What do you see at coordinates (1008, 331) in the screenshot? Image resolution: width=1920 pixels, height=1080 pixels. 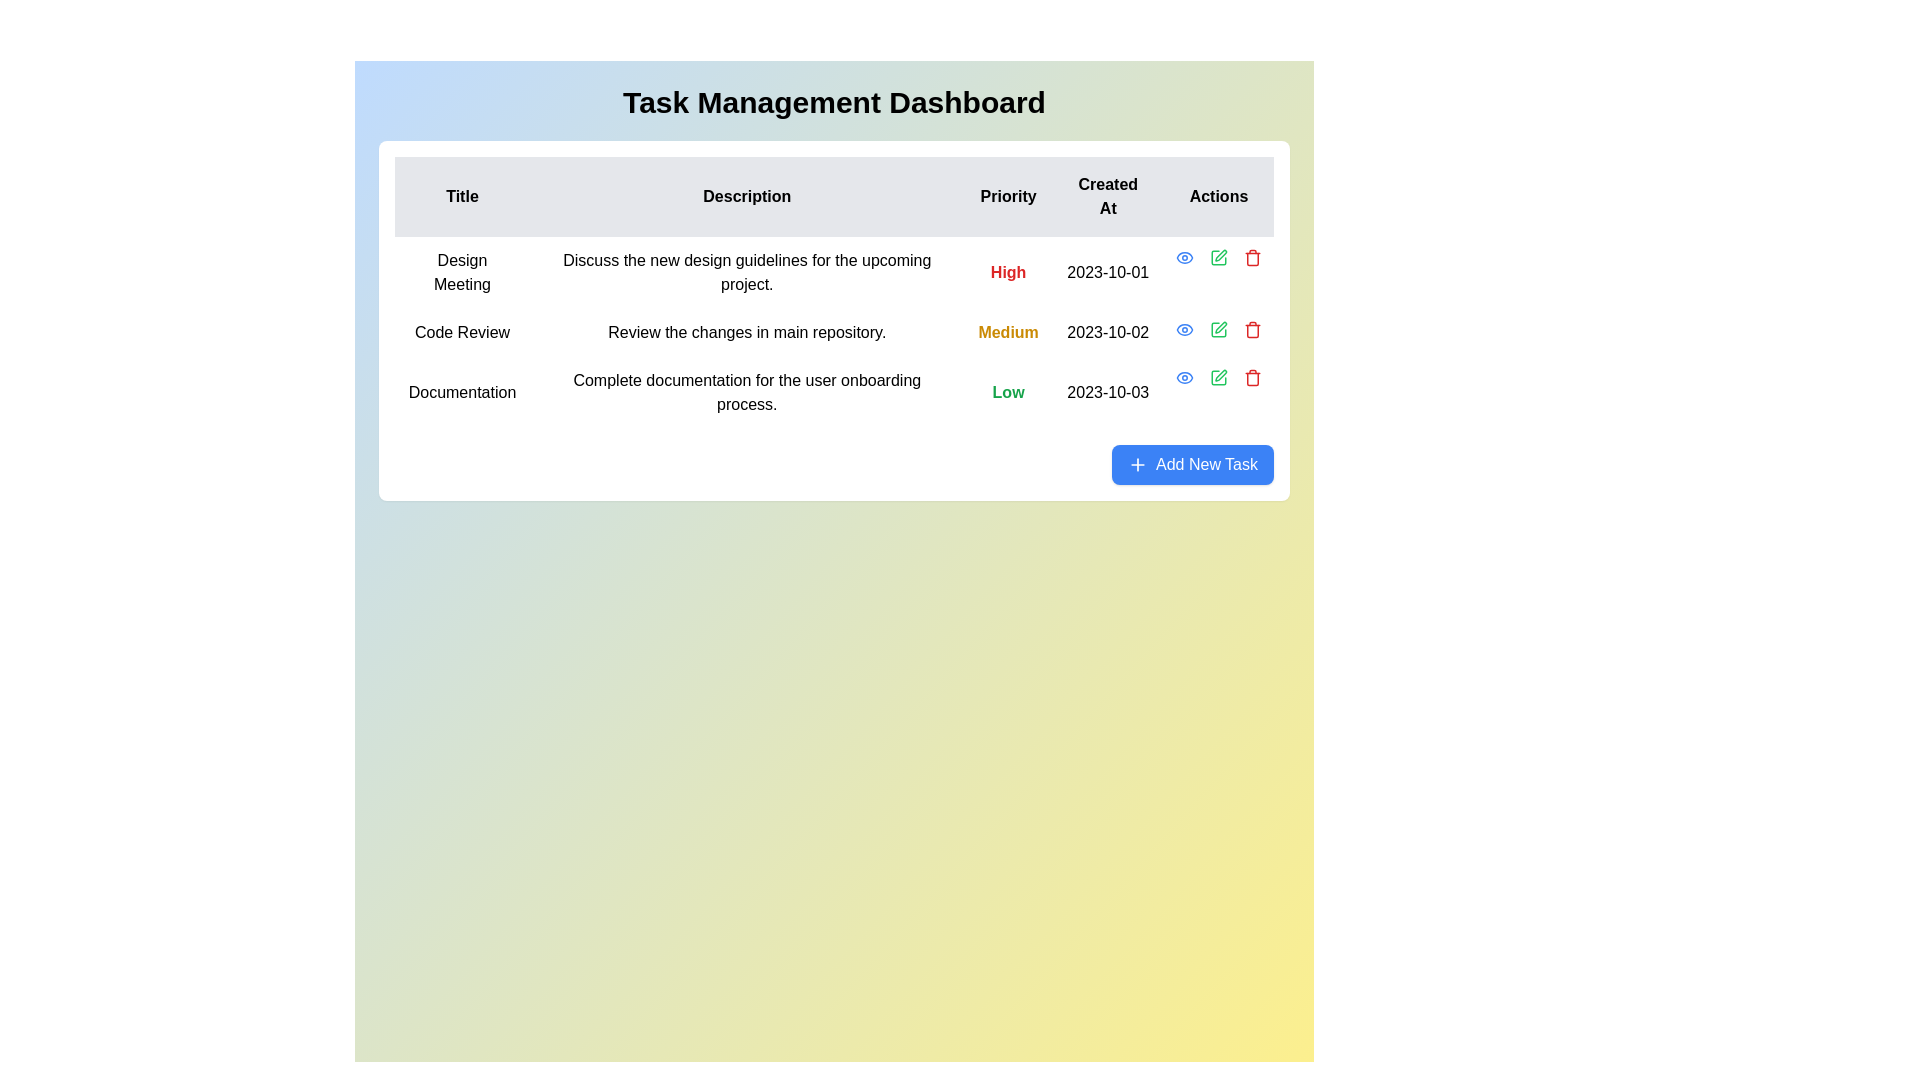 I see `the Text label indicating the priority level of a task in the second row of the table, located in the 'Priority' column` at bounding box center [1008, 331].